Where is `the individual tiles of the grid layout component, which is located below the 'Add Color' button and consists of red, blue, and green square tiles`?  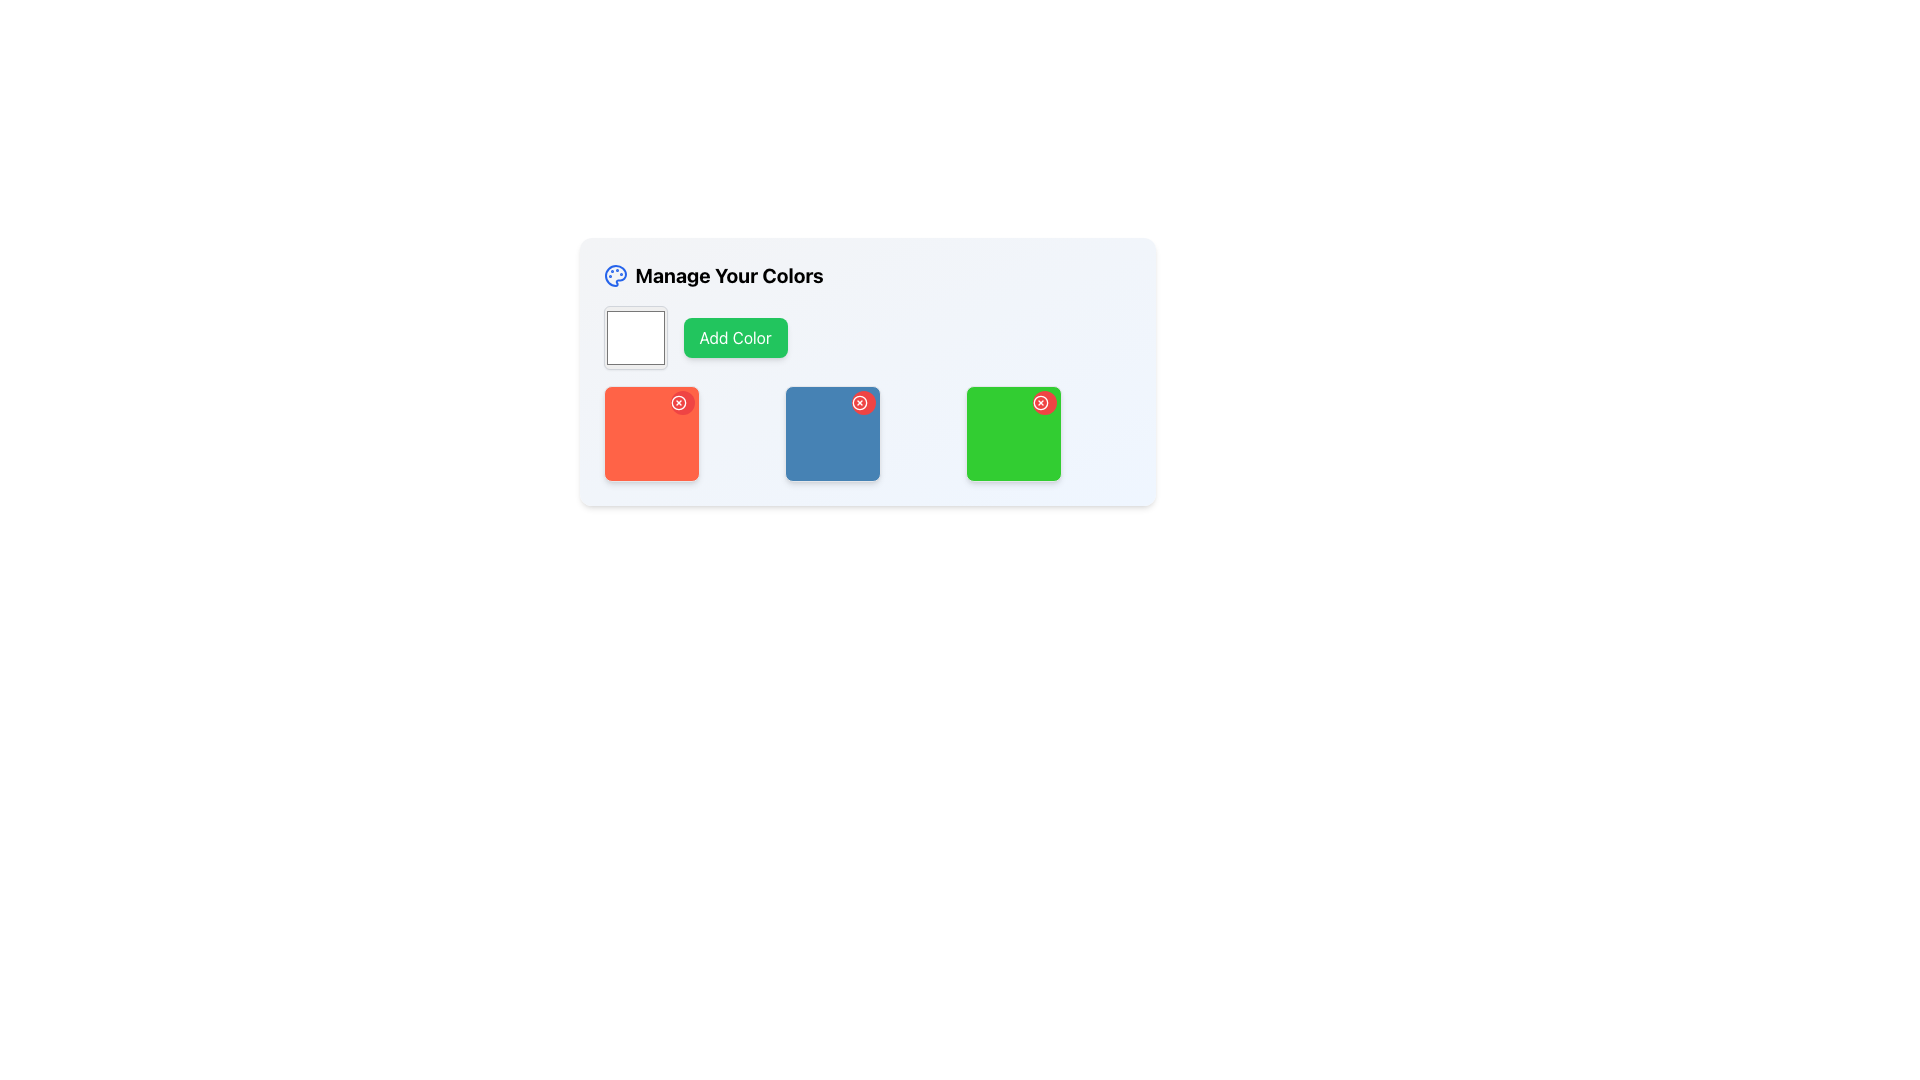 the individual tiles of the grid layout component, which is located below the 'Add Color' button and consists of red, blue, and green square tiles is located at coordinates (867, 433).